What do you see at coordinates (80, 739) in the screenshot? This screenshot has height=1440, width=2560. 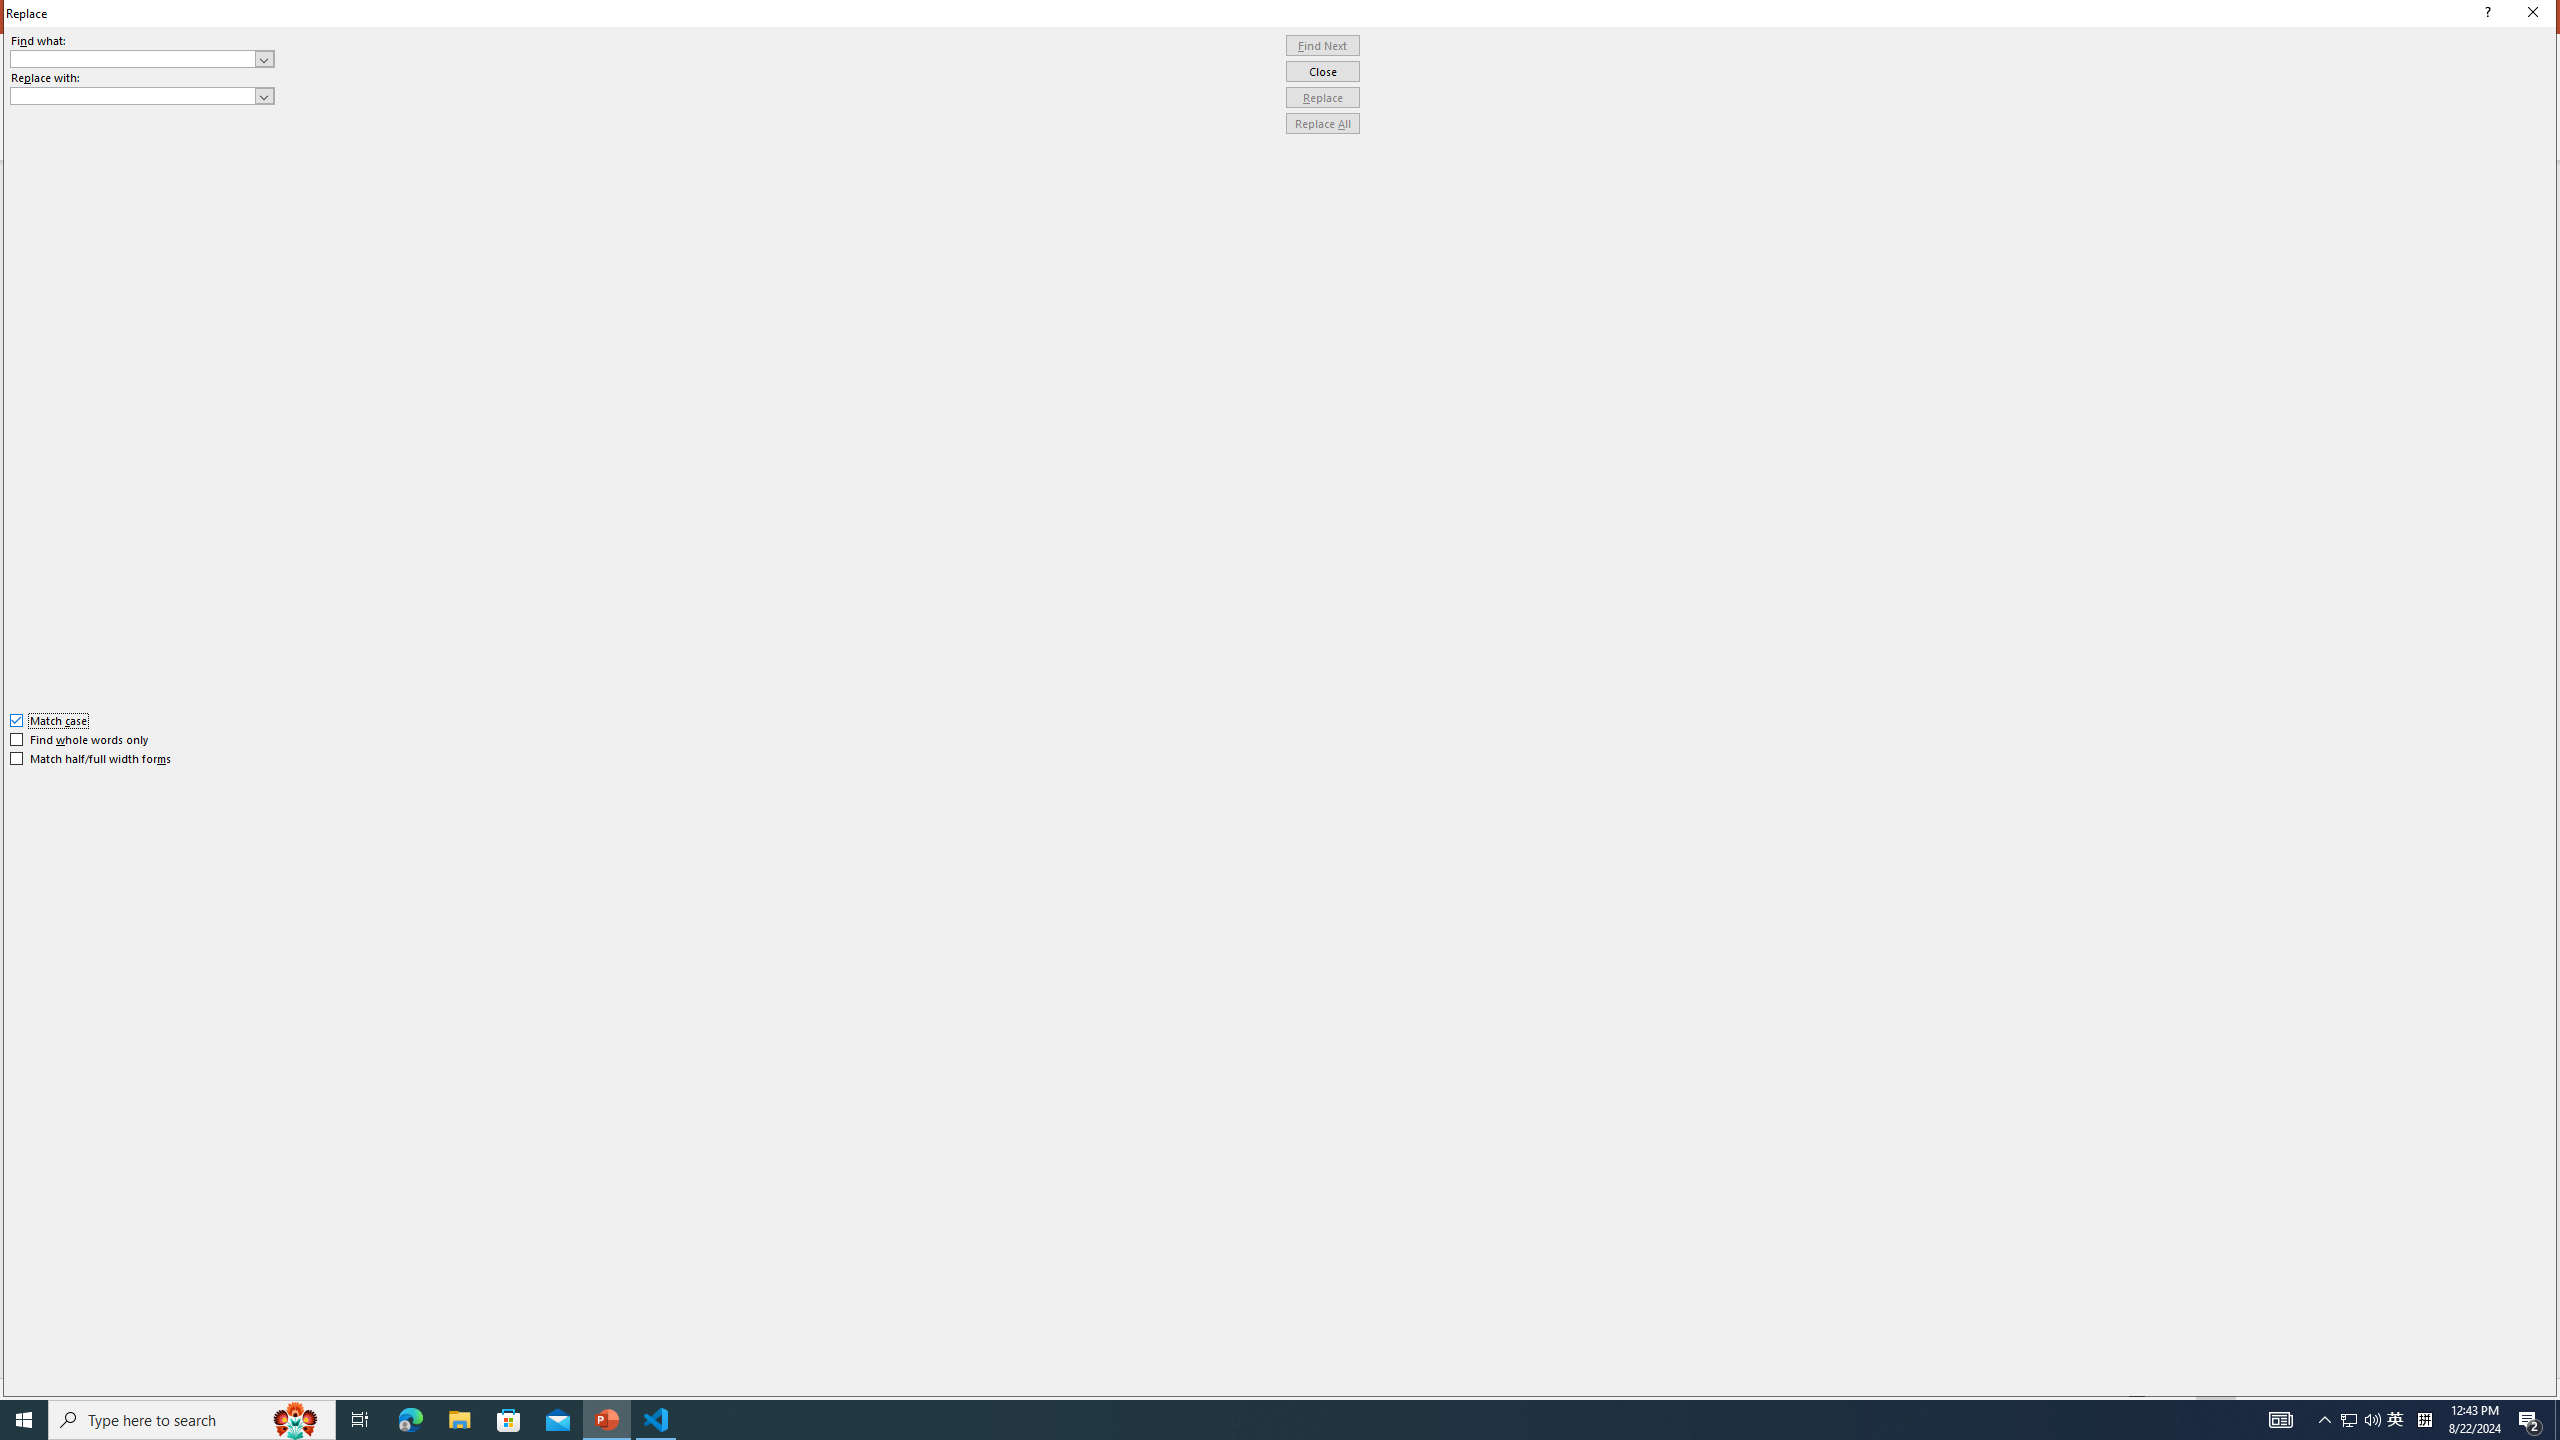 I see `'Find whole words only'` at bounding box center [80, 739].